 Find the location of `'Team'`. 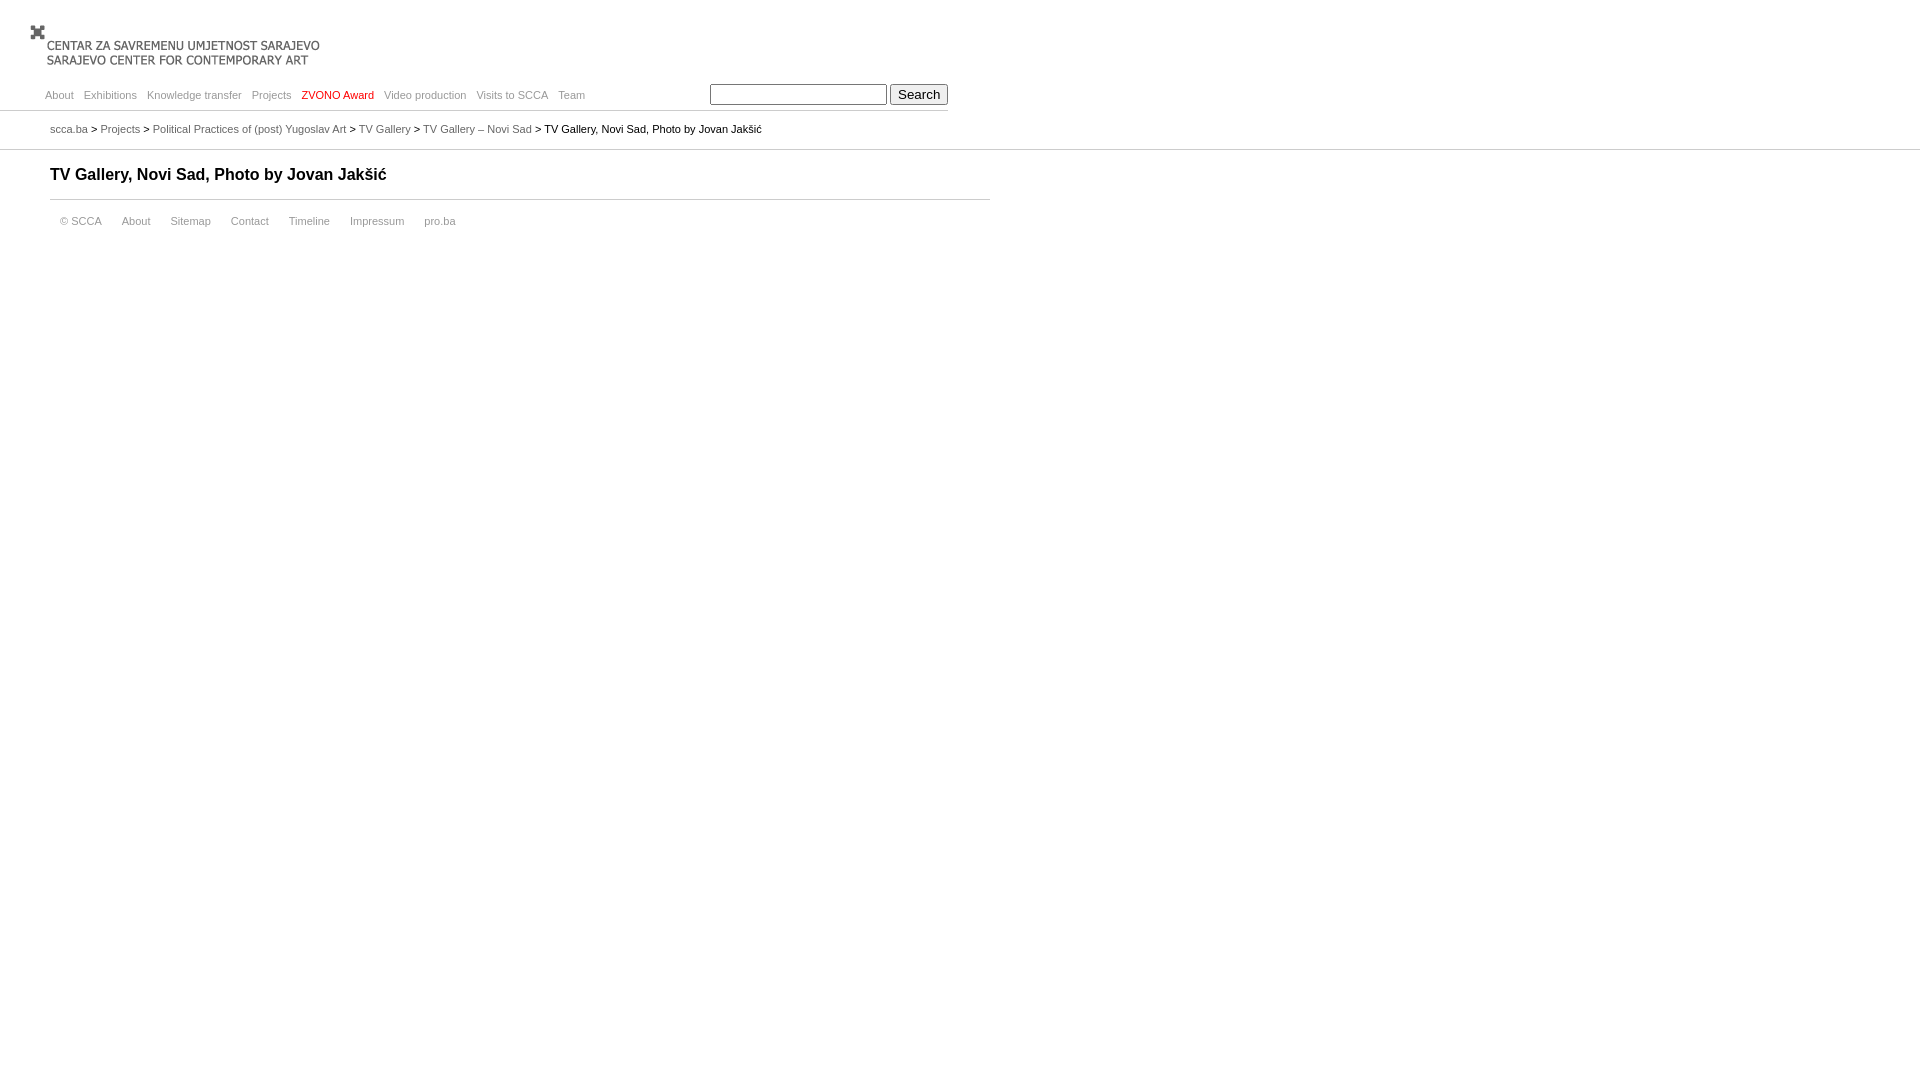

'Team' is located at coordinates (570, 95).